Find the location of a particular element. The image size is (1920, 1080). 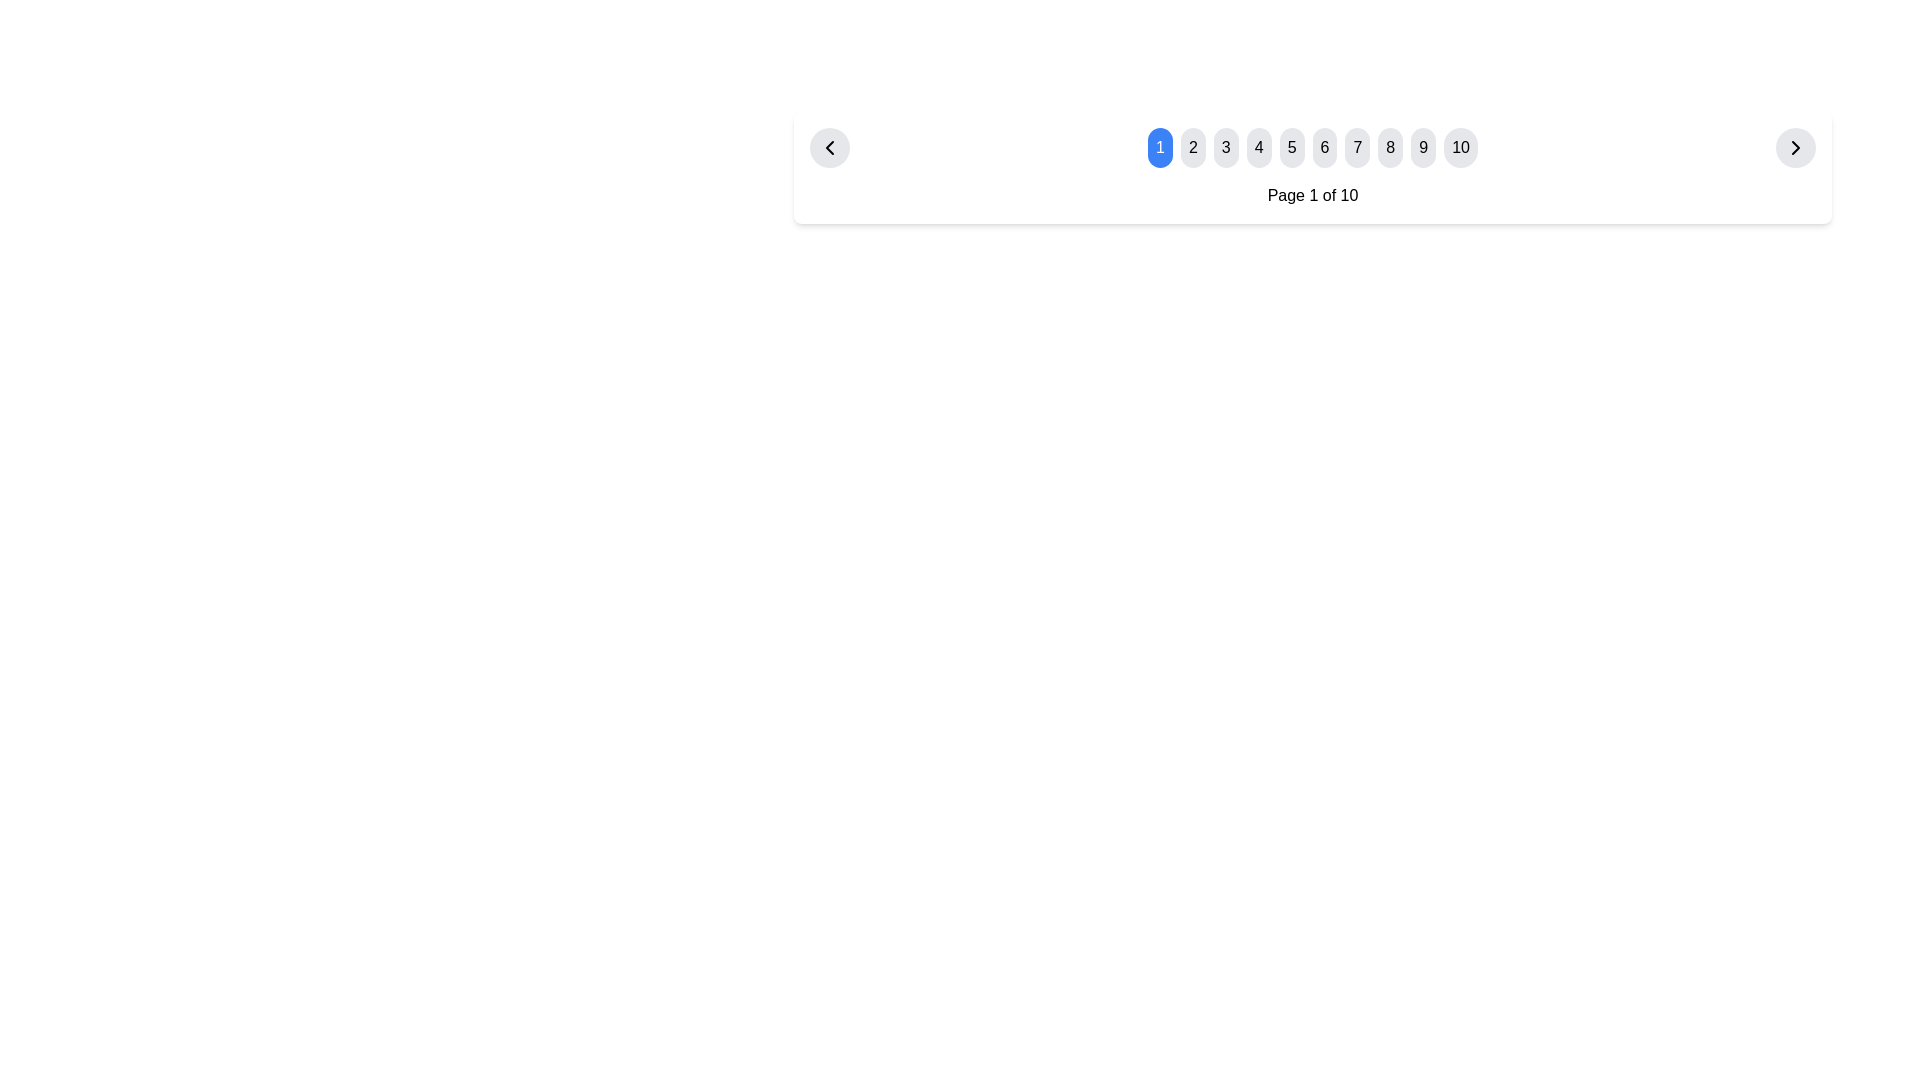

the circular button displaying the number '2' for keyboard navigation is located at coordinates (1193, 146).